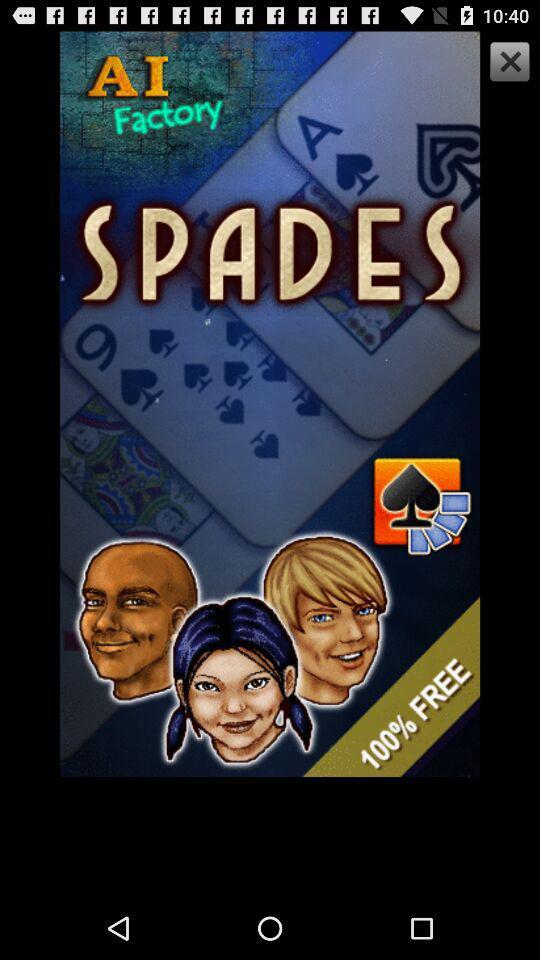  I want to click on the advertisements, so click(507, 64).